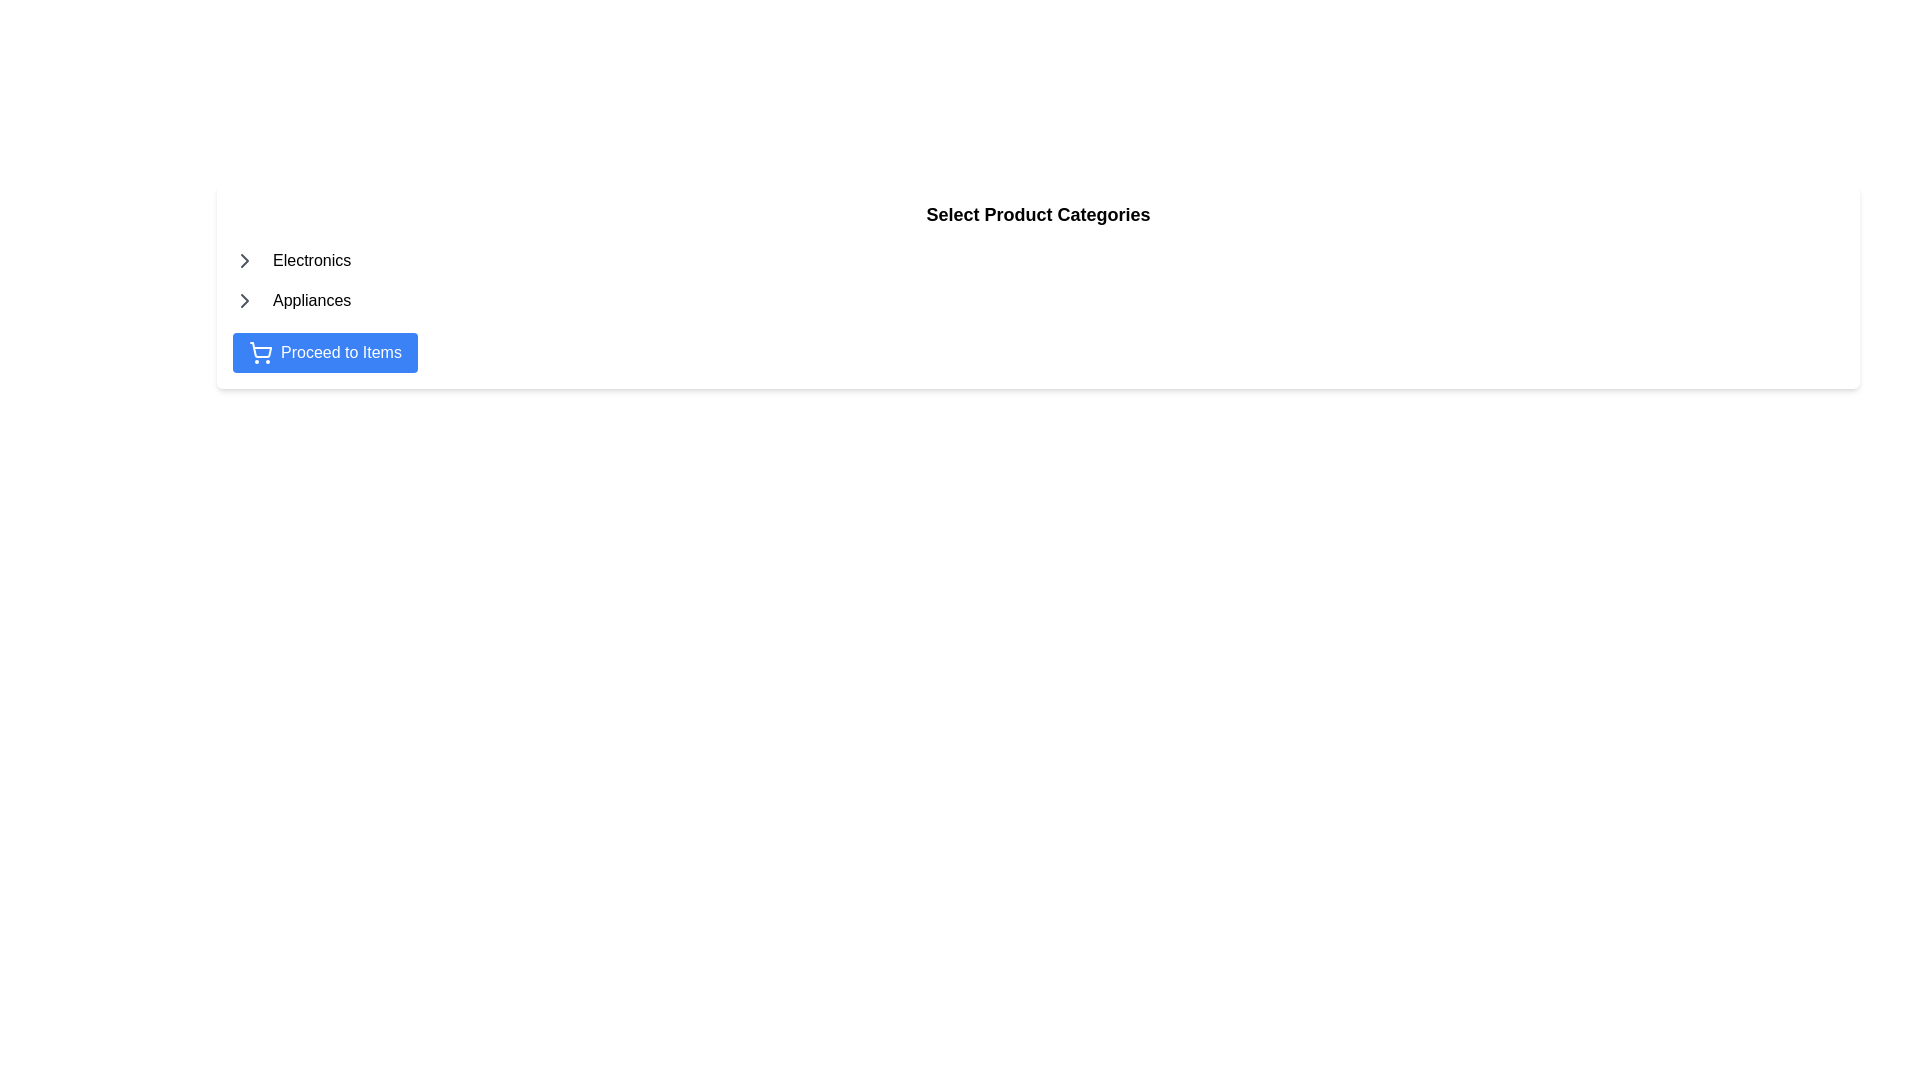 The width and height of the screenshot is (1920, 1080). I want to click on the rightward-pointing chevron arrow SVG icon that has a gray outline, positioned to the immediate left of the 'Appliances' text, so click(243, 300).